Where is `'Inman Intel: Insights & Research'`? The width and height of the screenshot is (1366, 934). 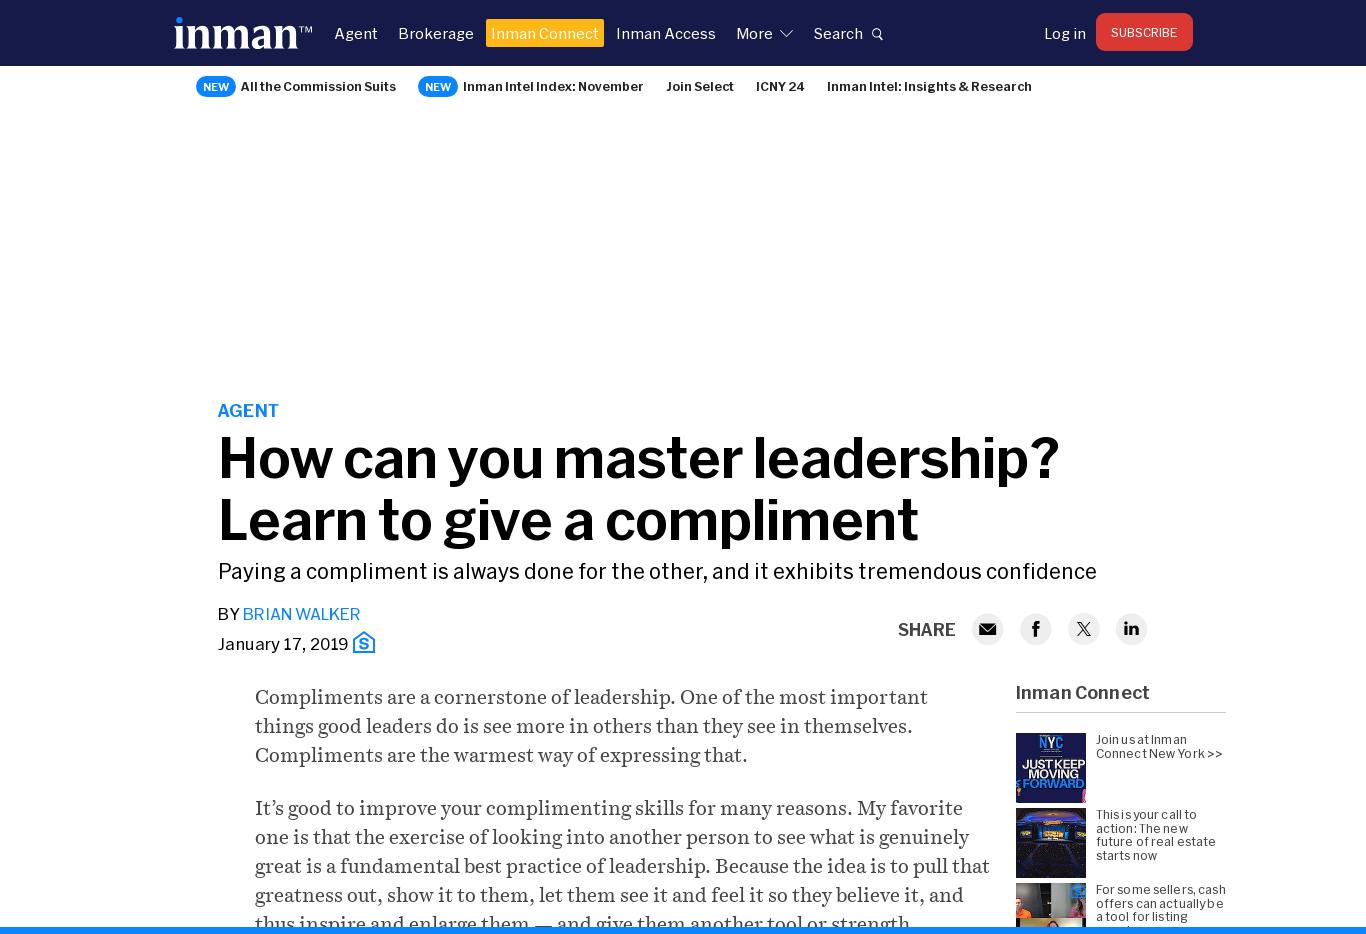
'Inman Intel: Insights & Research' is located at coordinates (929, 86).